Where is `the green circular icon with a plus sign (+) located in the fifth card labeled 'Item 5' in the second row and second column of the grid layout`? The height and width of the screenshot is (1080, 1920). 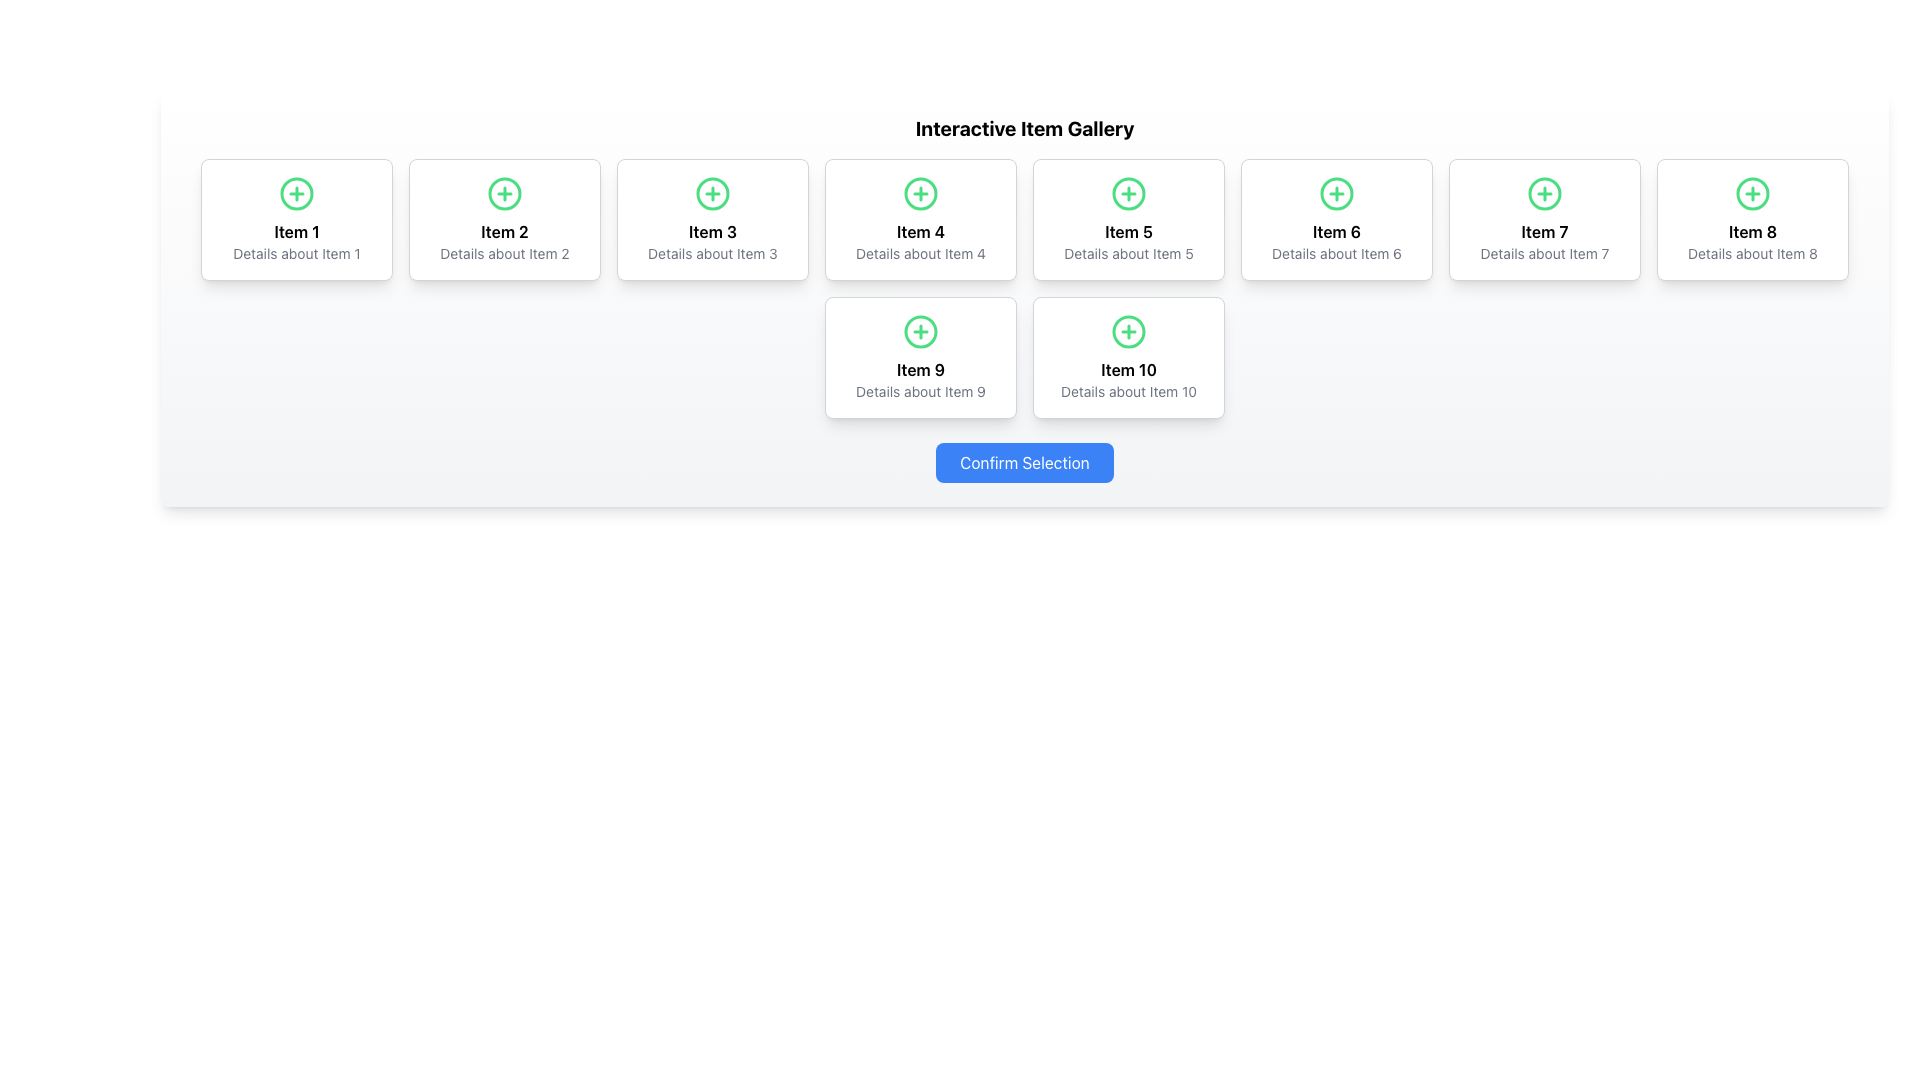
the green circular icon with a plus sign (+) located in the fifth card labeled 'Item 5' in the second row and second column of the grid layout is located at coordinates (1128, 193).